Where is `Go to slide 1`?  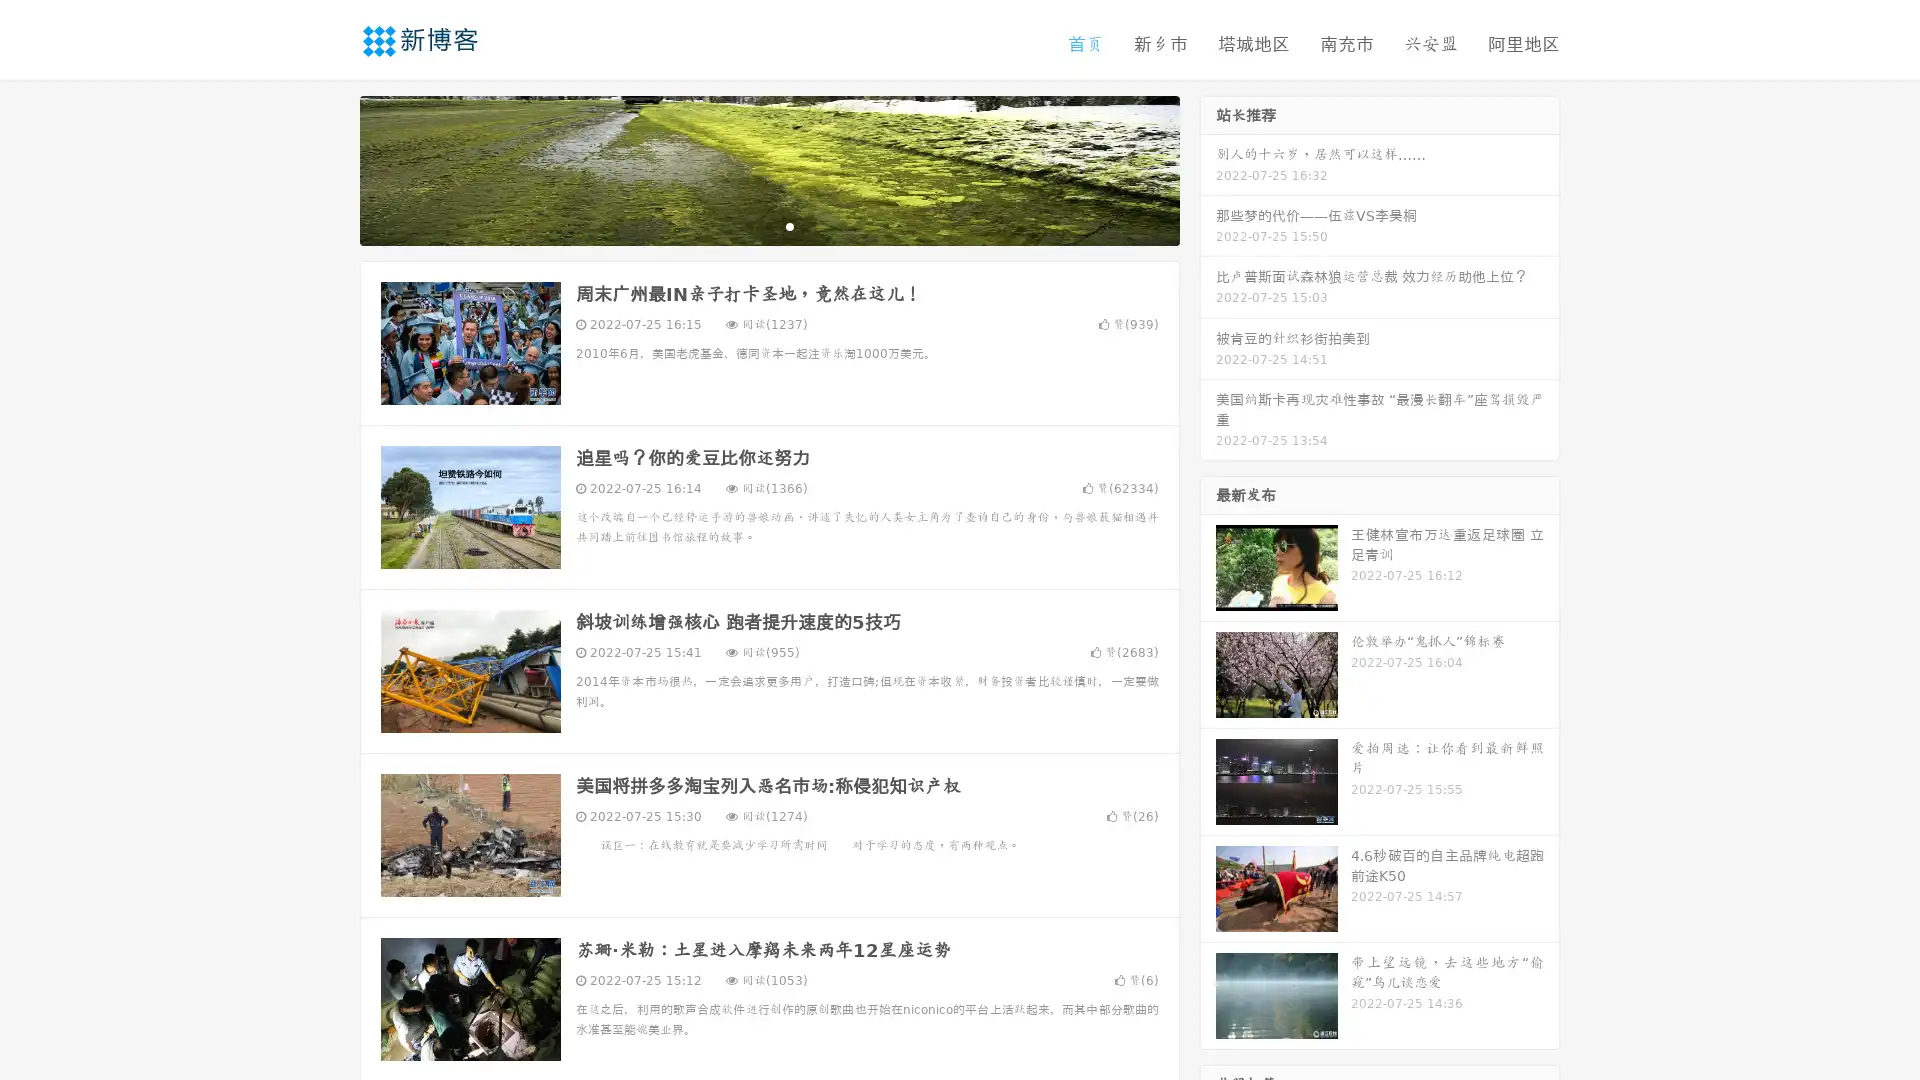 Go to slide 1 is located at coordinates (748, 225).